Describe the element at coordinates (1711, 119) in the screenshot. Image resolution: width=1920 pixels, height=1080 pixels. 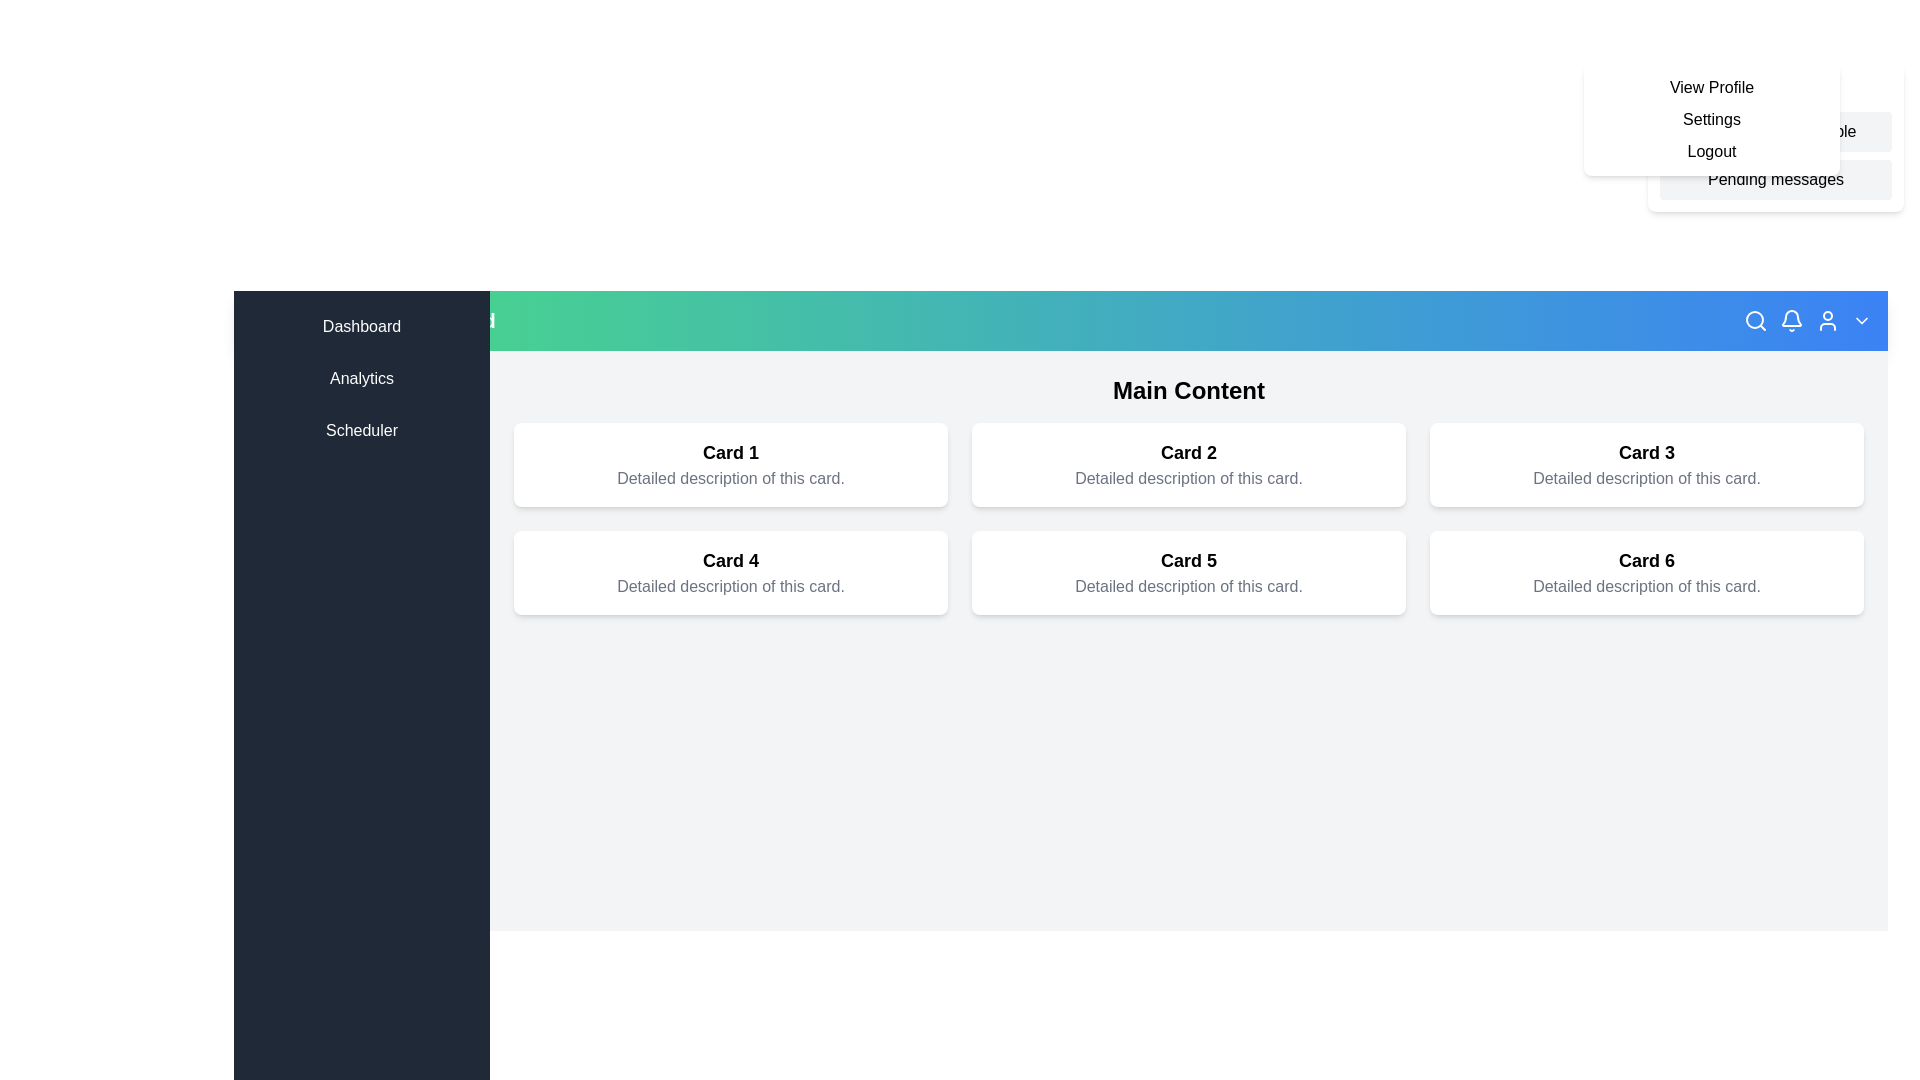
I see `the 'Settings' text link in the dropdown menu located in the upper-right corner of the interface` at that location.